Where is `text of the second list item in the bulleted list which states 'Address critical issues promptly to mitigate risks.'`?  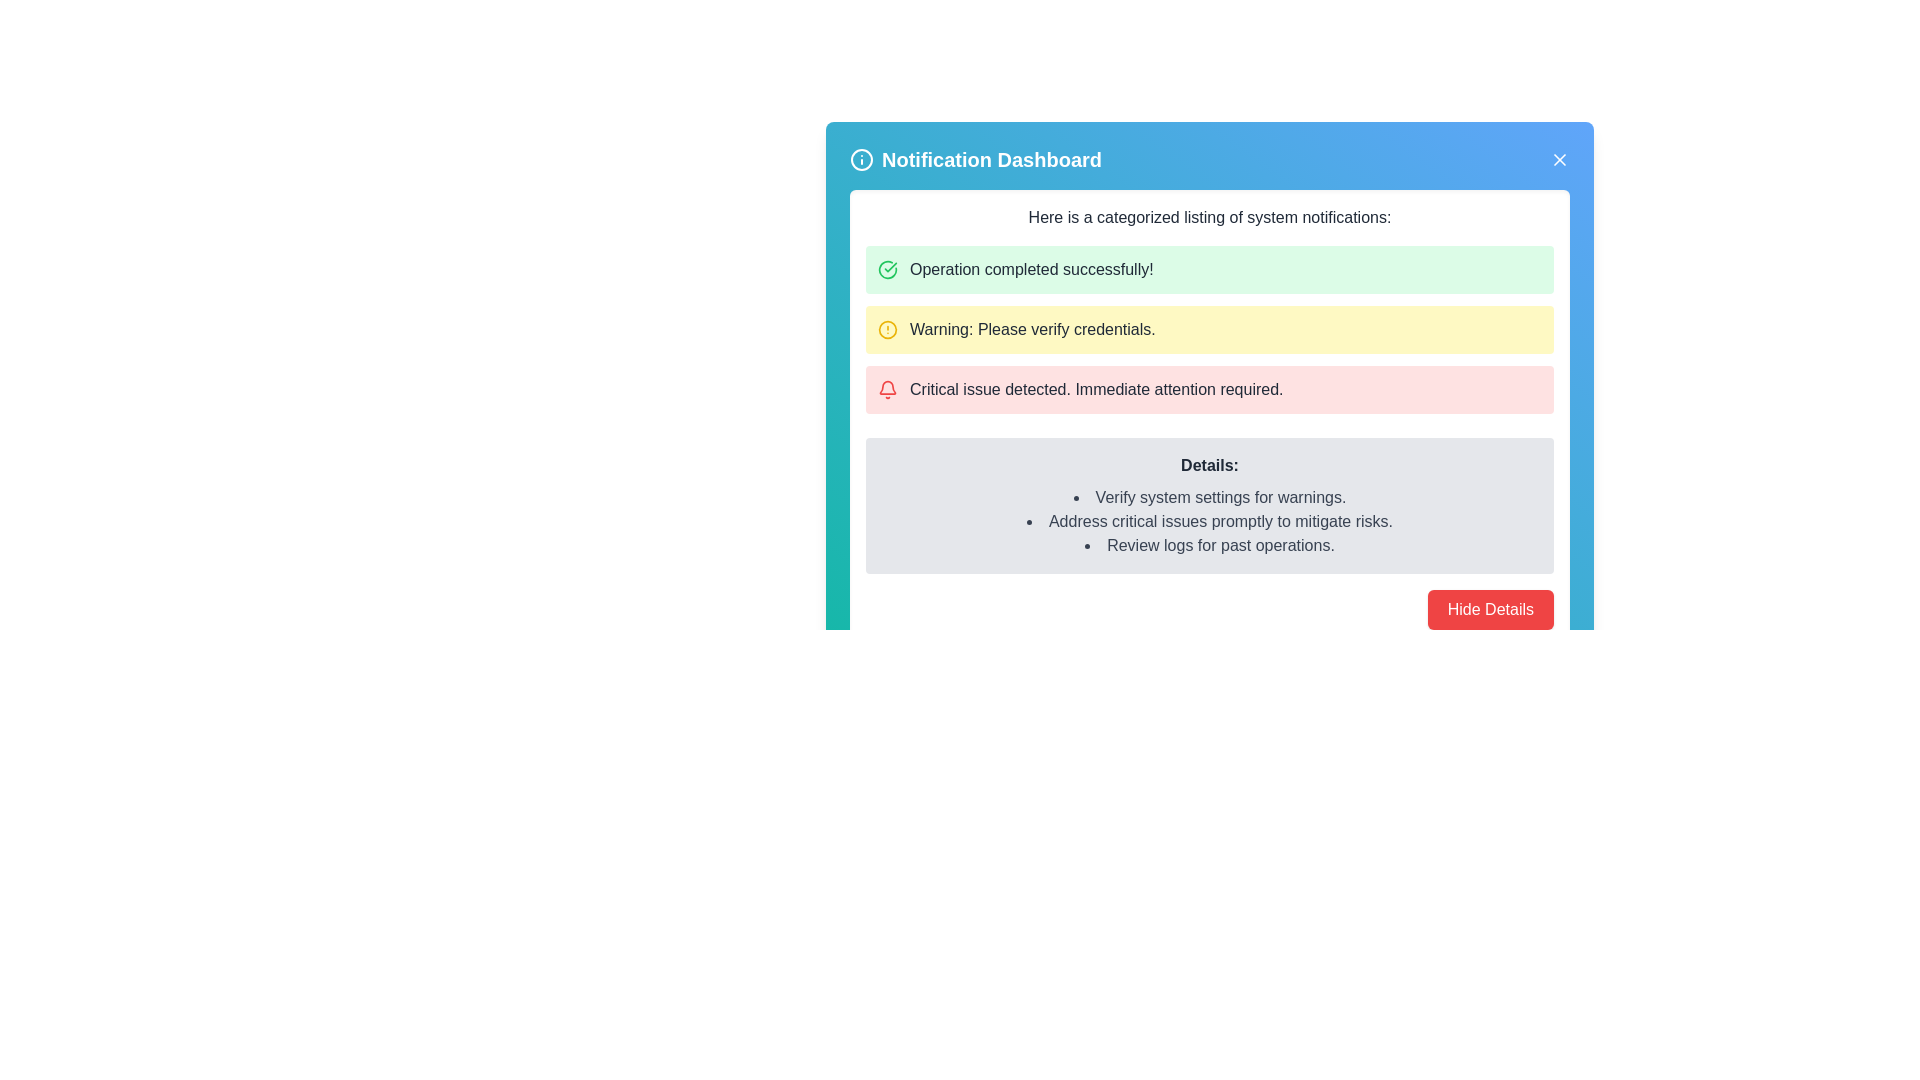 text of the second list item in the bulleted list which states 'Address critical issues promptly to mitigate risks.' is located at coordinates (1208, 520).